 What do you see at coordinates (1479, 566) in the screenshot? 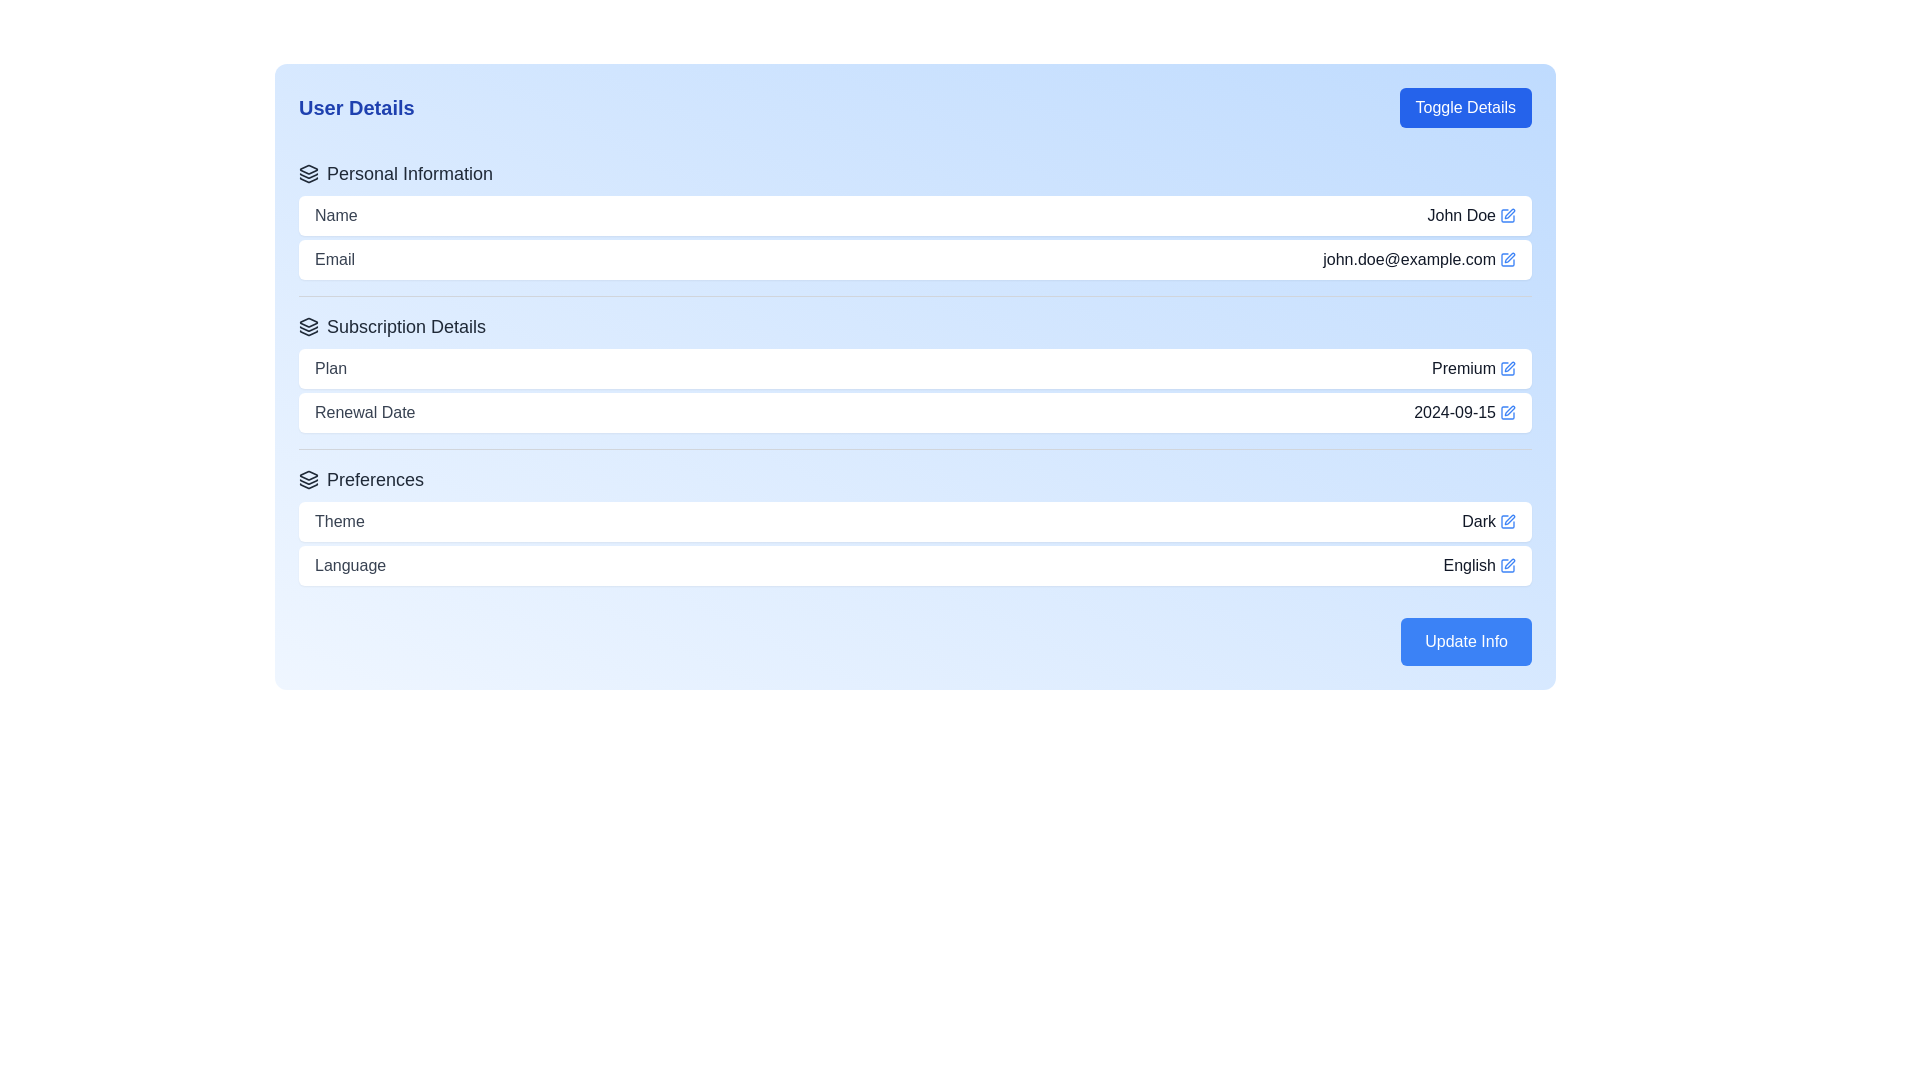
I see `the context of the text label displaying the currently selected language setting, which is 'English', positioned in the 'Preferences' section of the interface` at bounding box center [1479, 566].